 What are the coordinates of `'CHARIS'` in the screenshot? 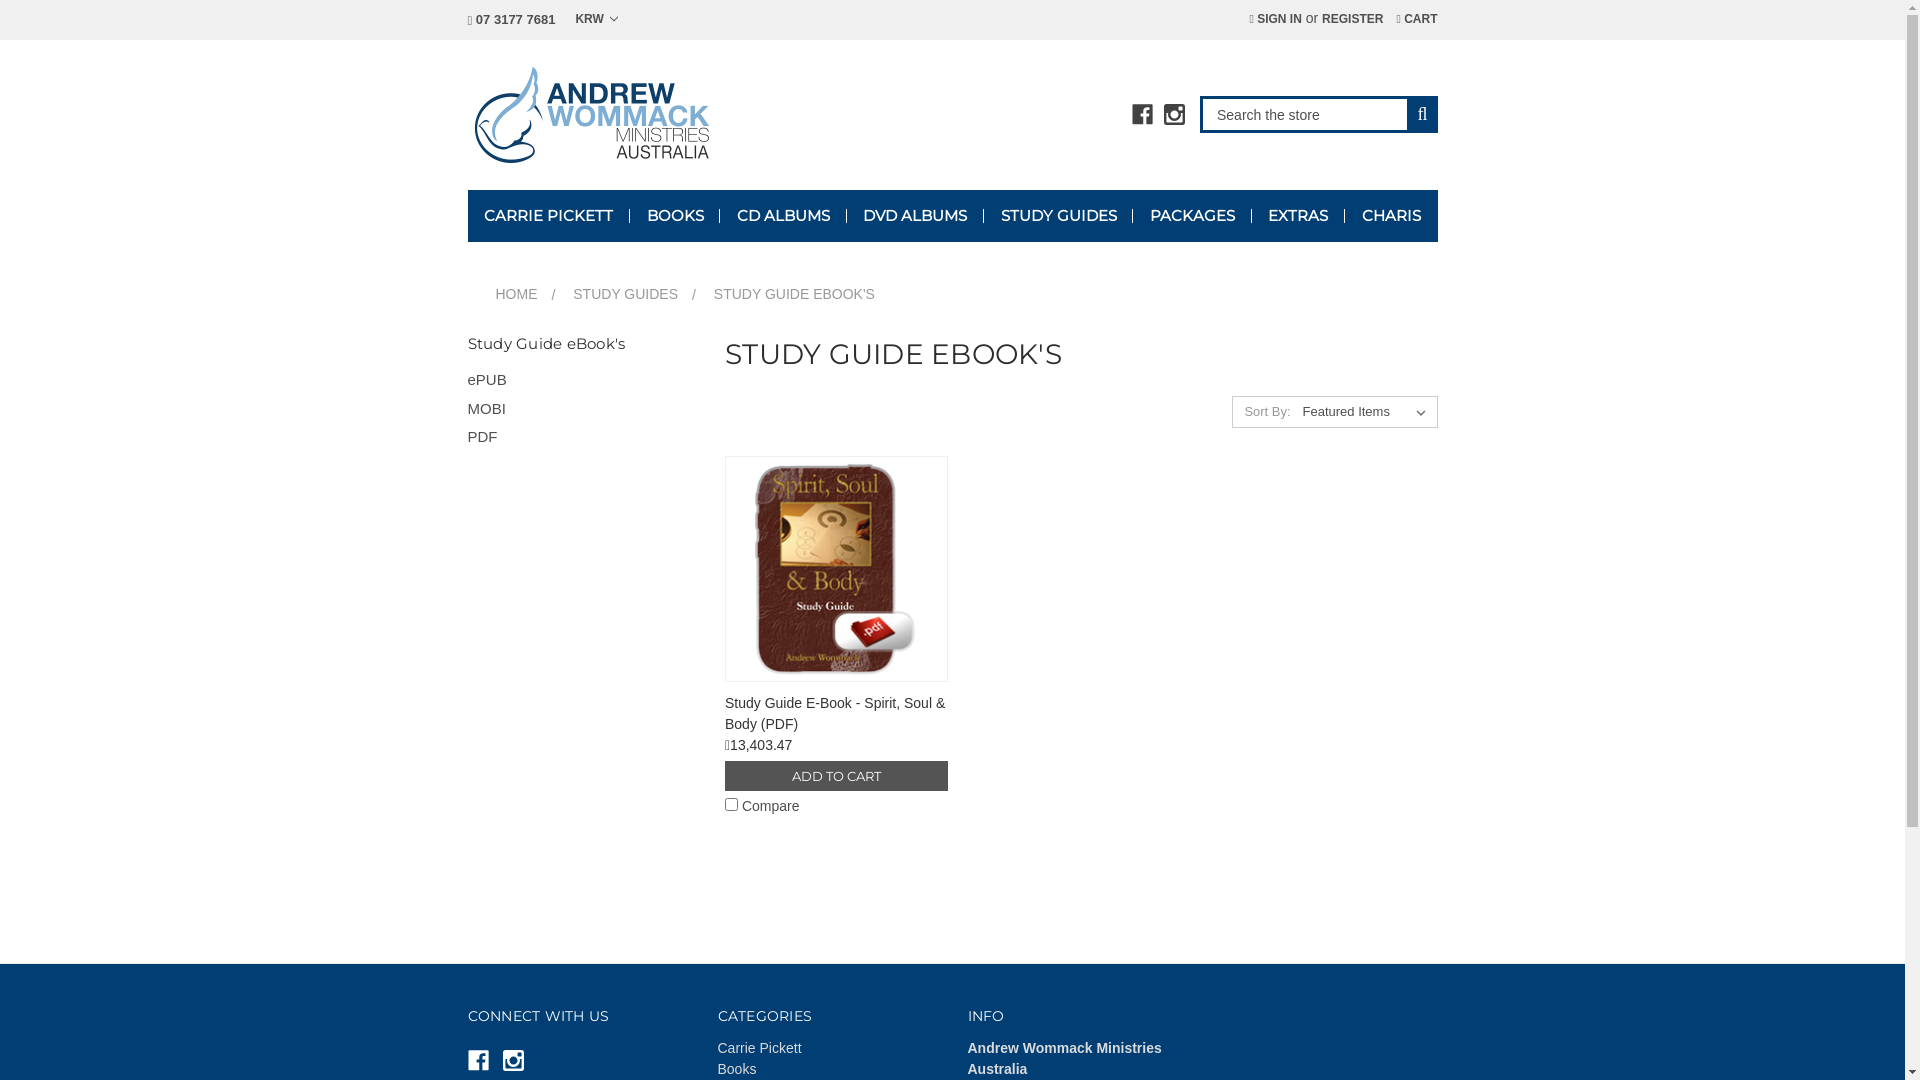 It's located at (1390, 216).